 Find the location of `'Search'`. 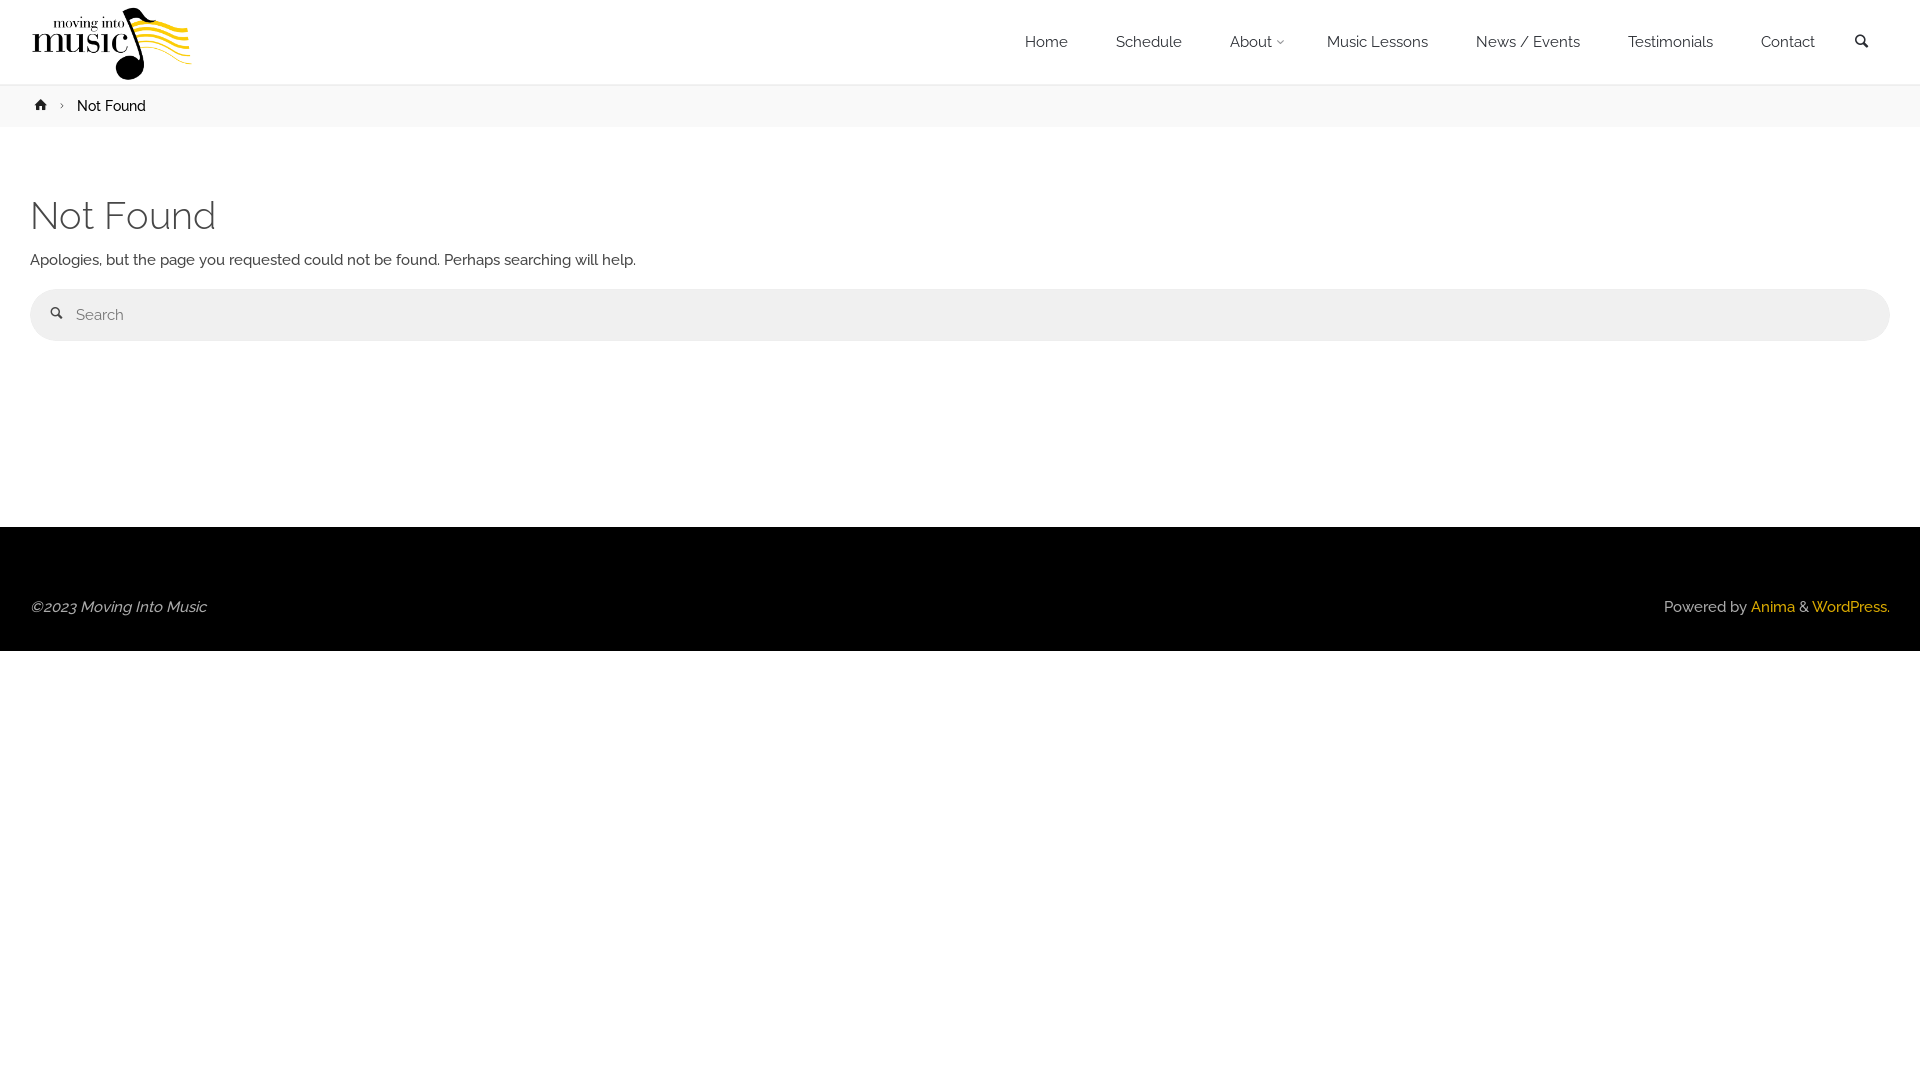

'Search' is located at coordinates (1860, 43).